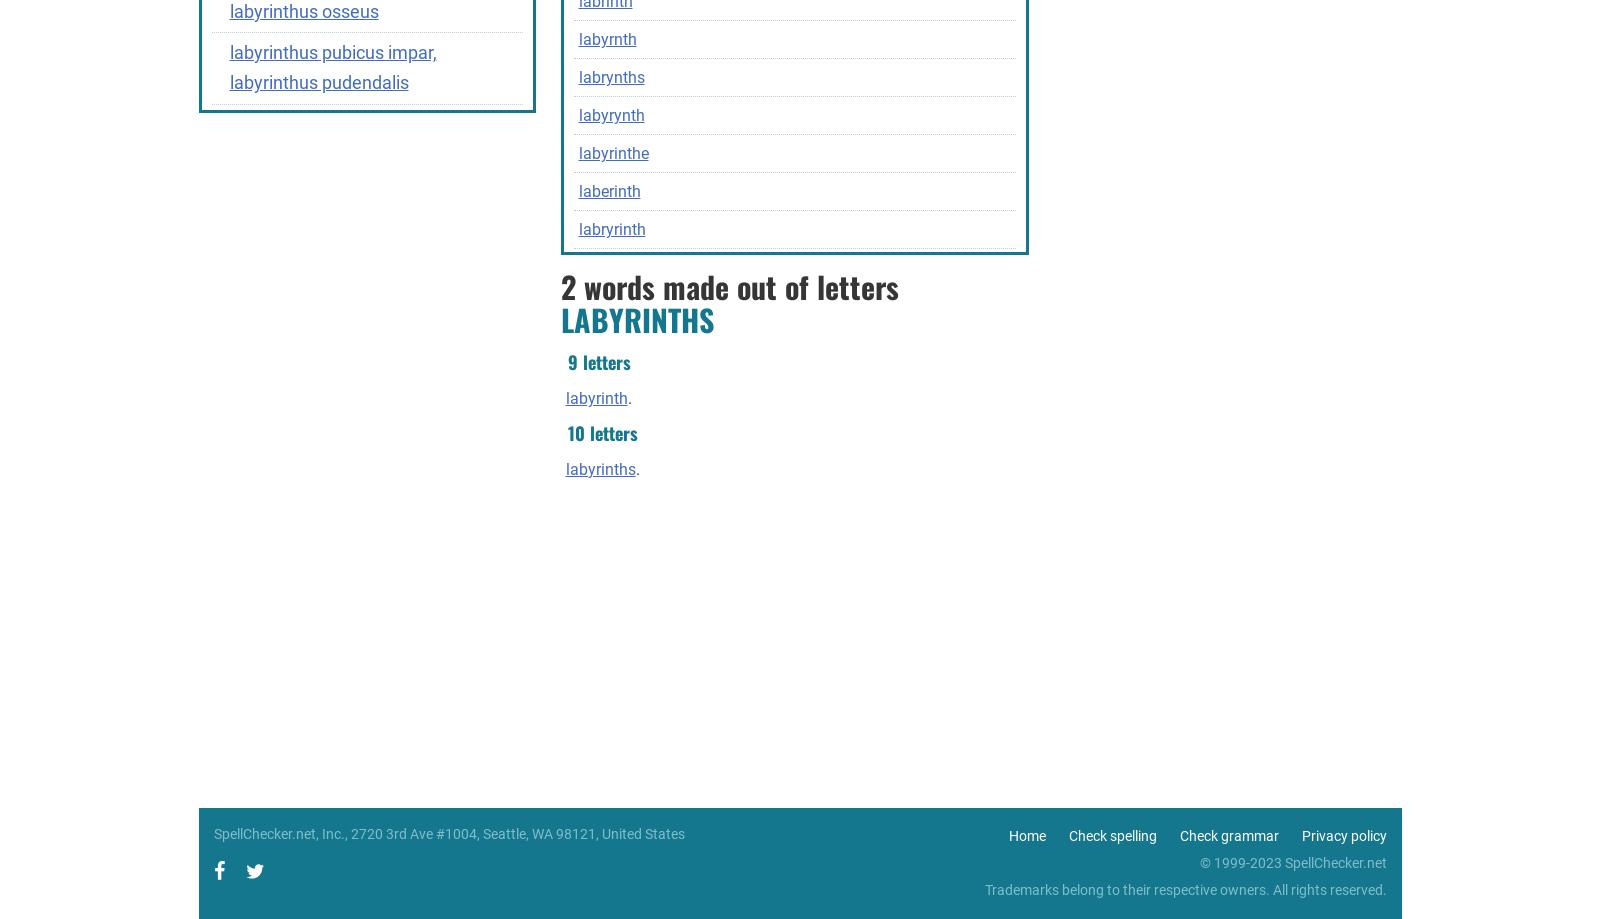 The width and height of the screenshot is (1600, 919). Describe the element at coordinates (1184, 888) in the screenshot. I see `'Trademarks belong to their respective owners. All rights reserved.'` at that location.